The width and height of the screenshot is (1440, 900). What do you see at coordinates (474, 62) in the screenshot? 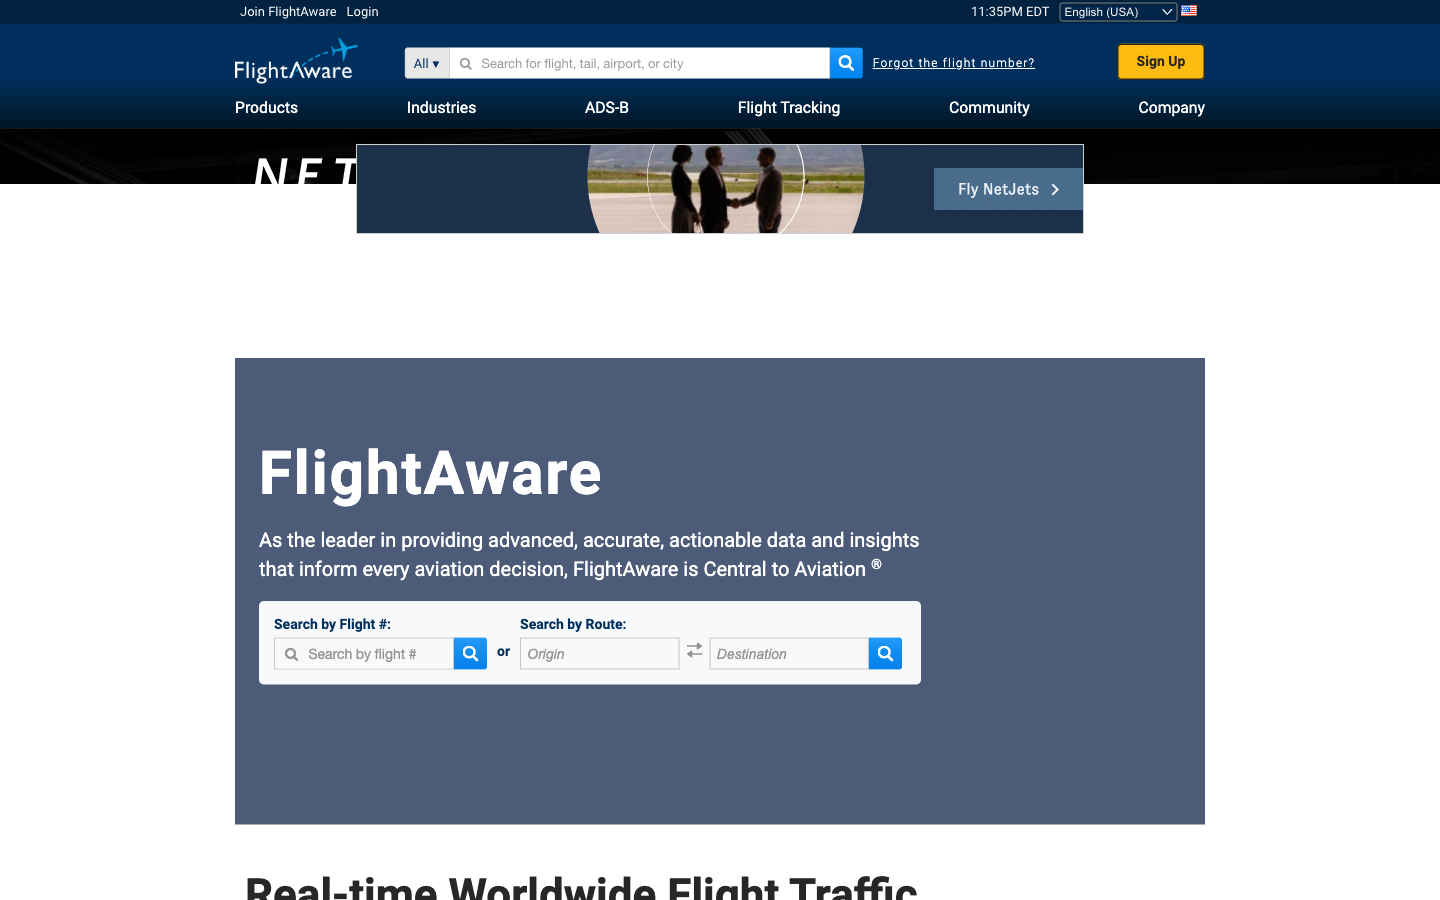
I see `Look up for the Private Aircraft with tail number: 1234` at bounding box center [474, 62].